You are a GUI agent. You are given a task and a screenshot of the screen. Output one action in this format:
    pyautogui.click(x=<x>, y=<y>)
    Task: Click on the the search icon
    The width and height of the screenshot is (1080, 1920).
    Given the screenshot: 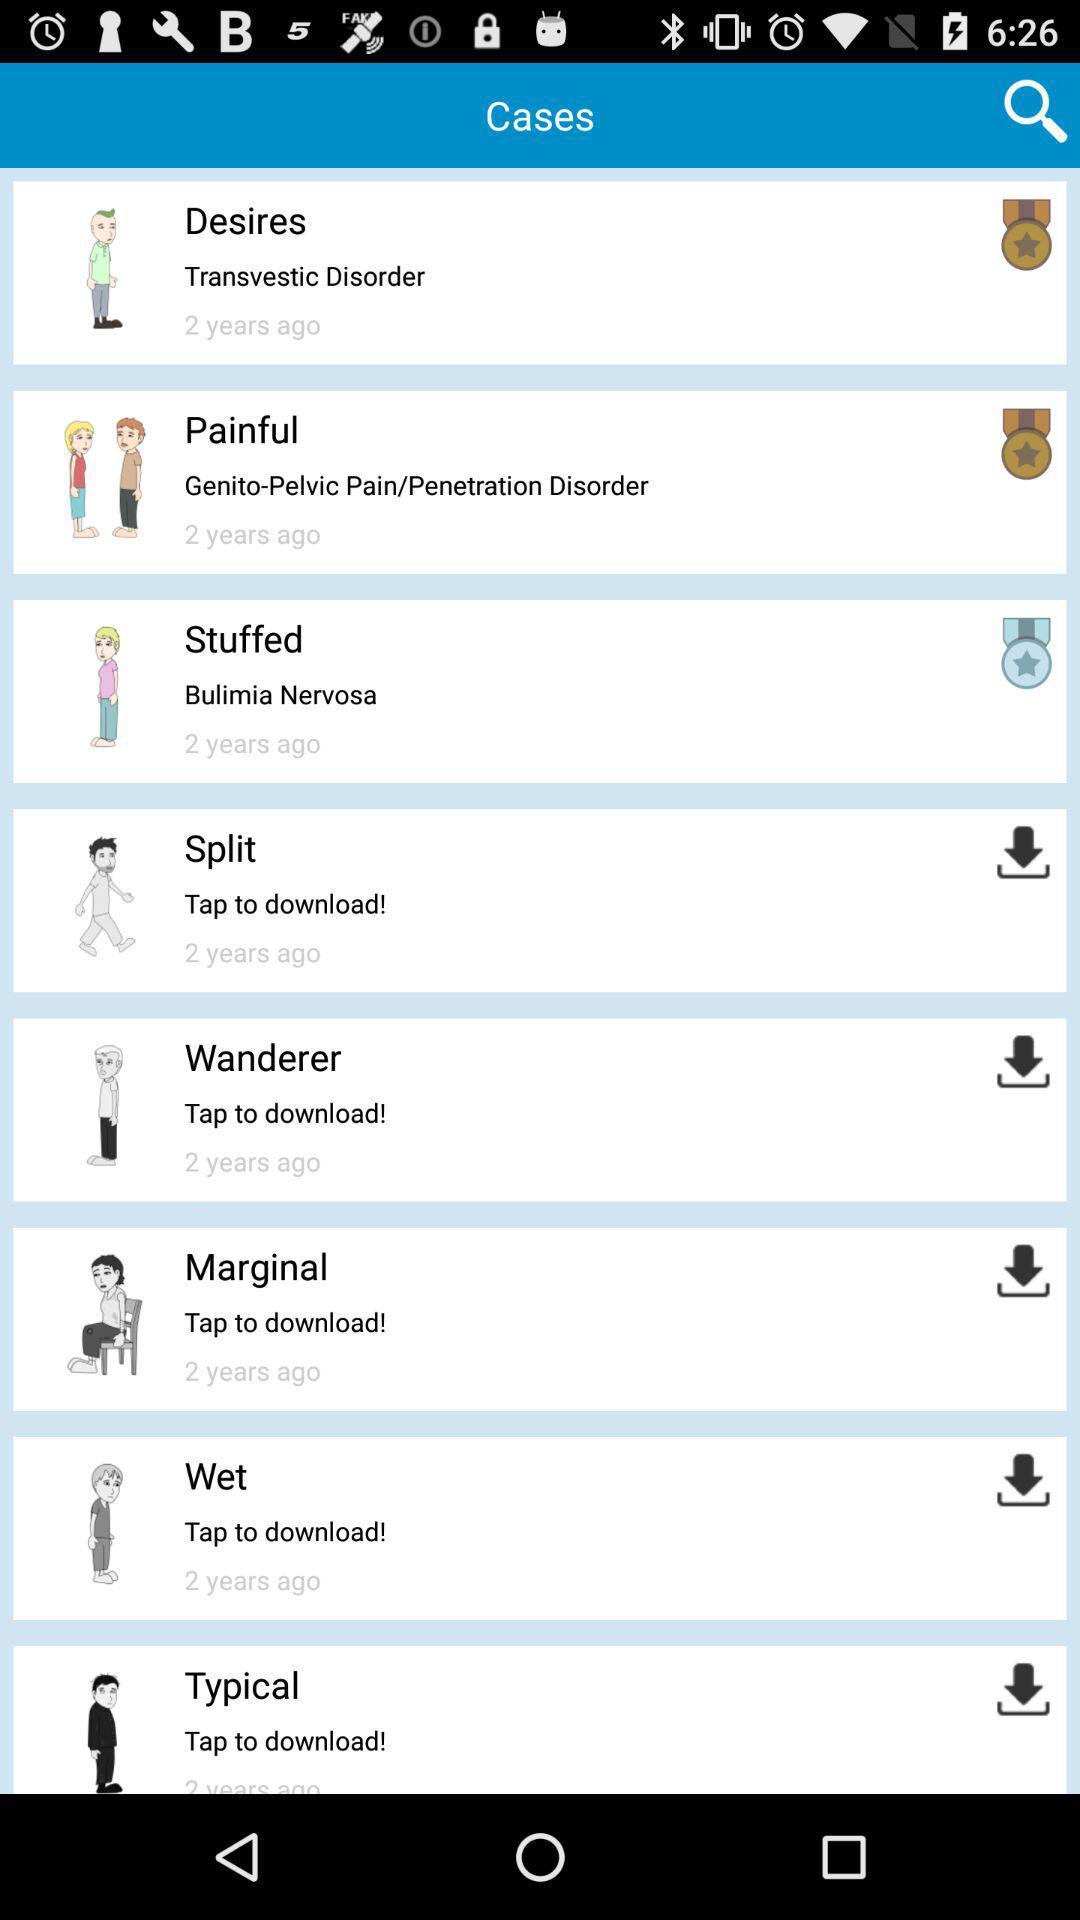 What is the action you would take?
    pyautogui.click(x=1035, y=117)
    